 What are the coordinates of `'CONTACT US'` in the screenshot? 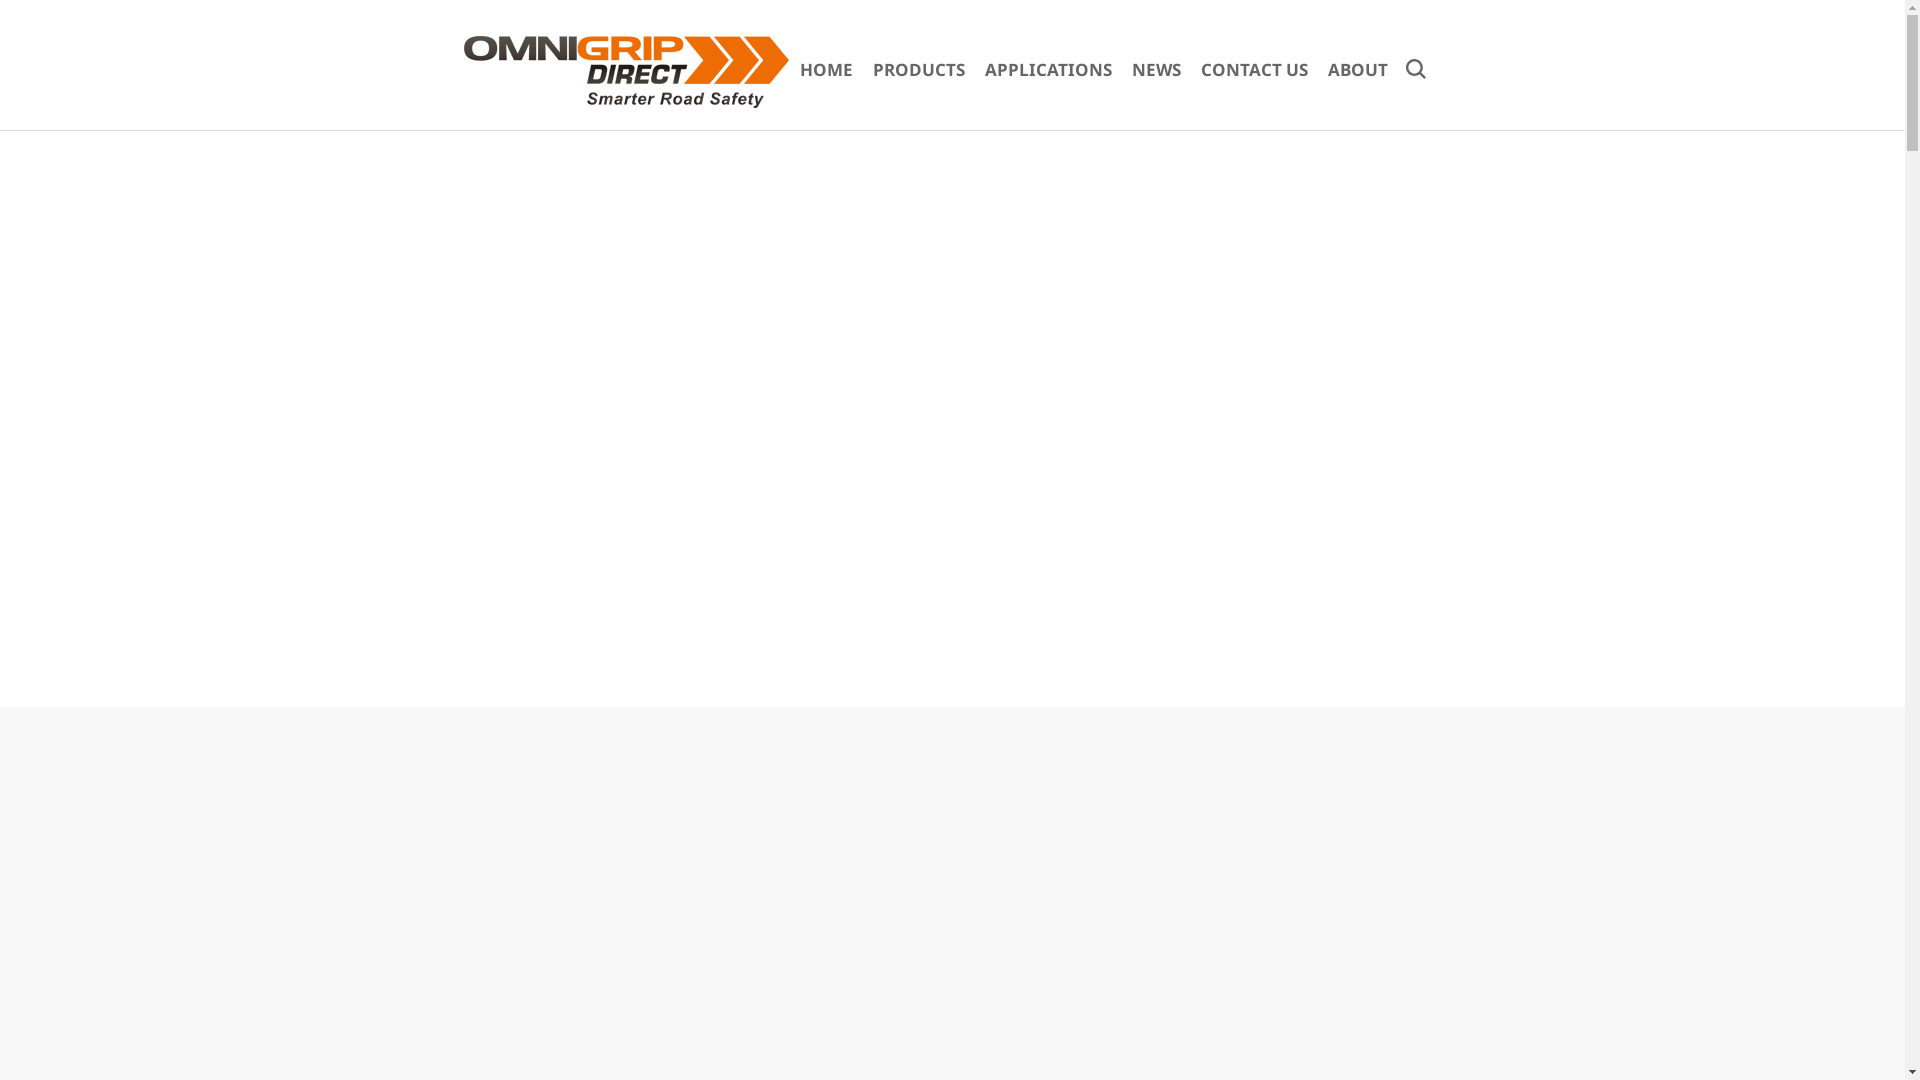 It's located at (1253, 68).